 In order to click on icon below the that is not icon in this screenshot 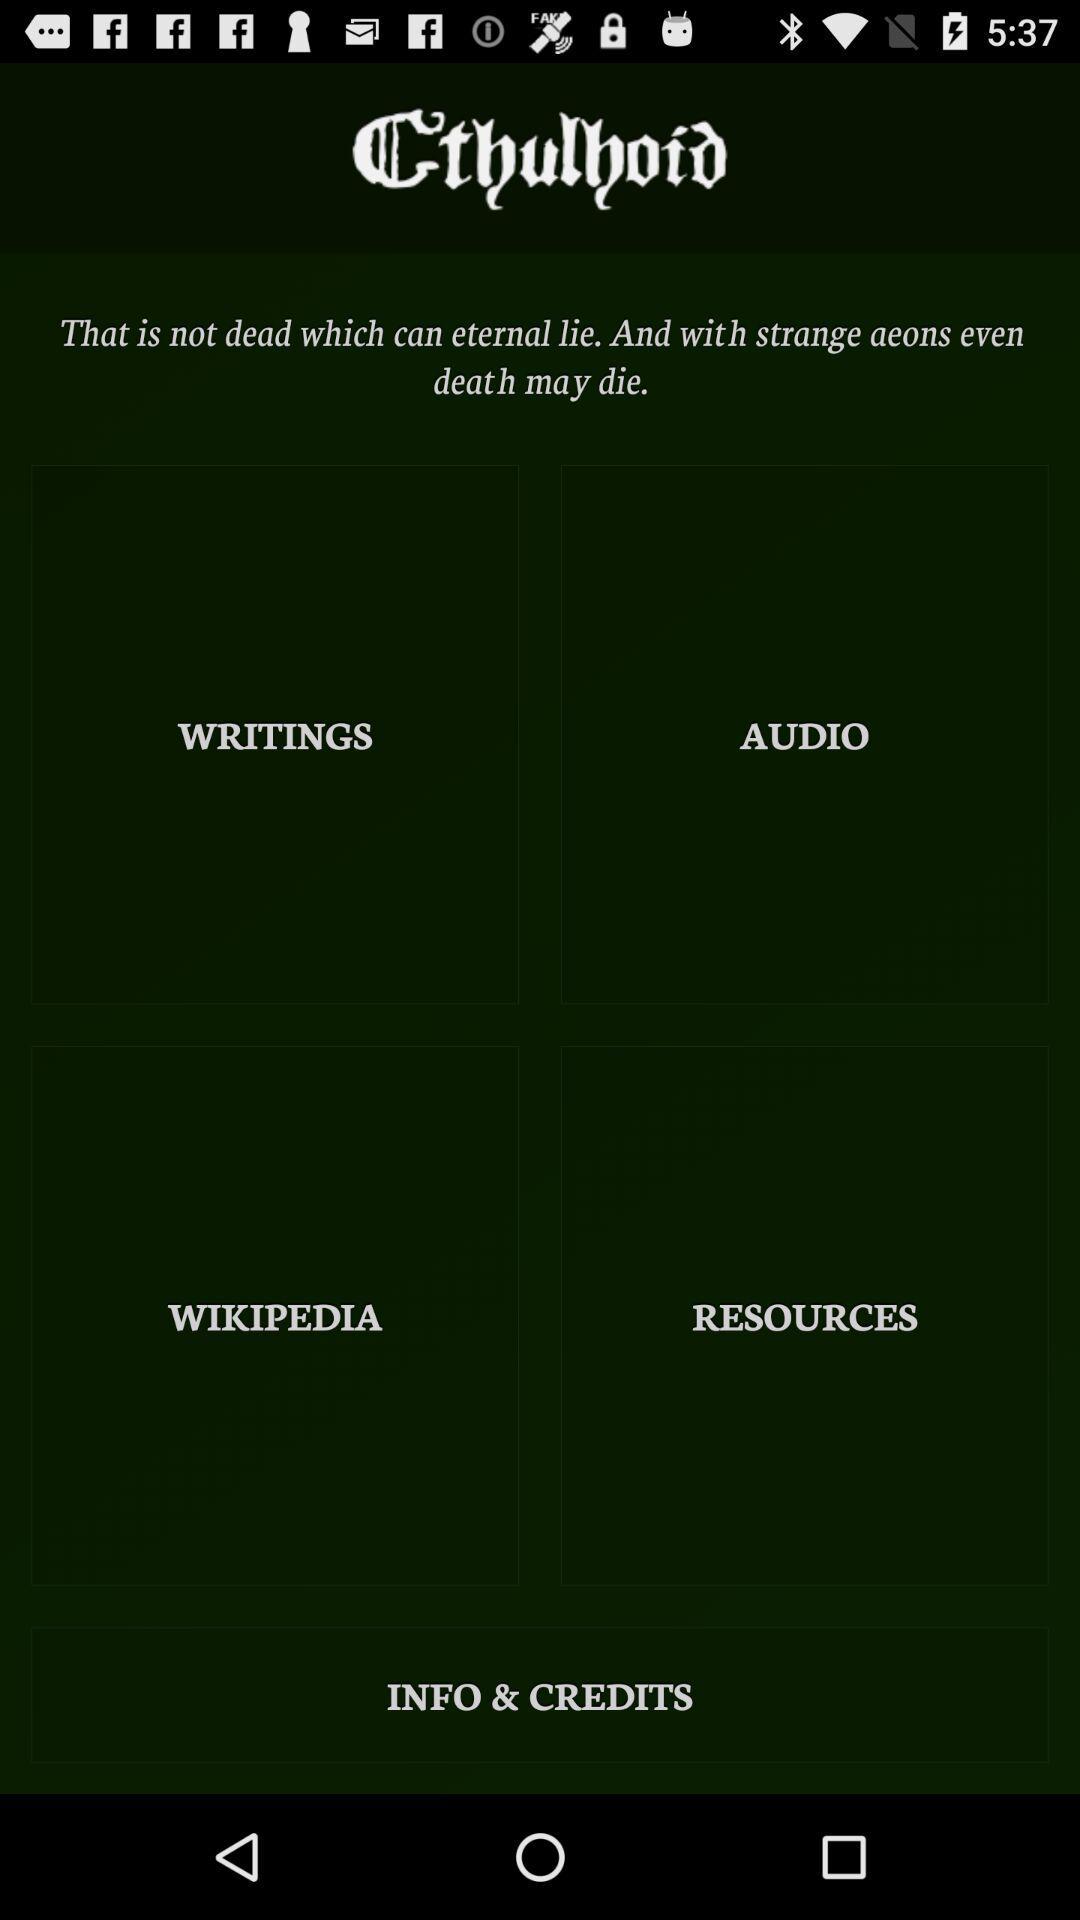, I will do `click(803, 733)`.